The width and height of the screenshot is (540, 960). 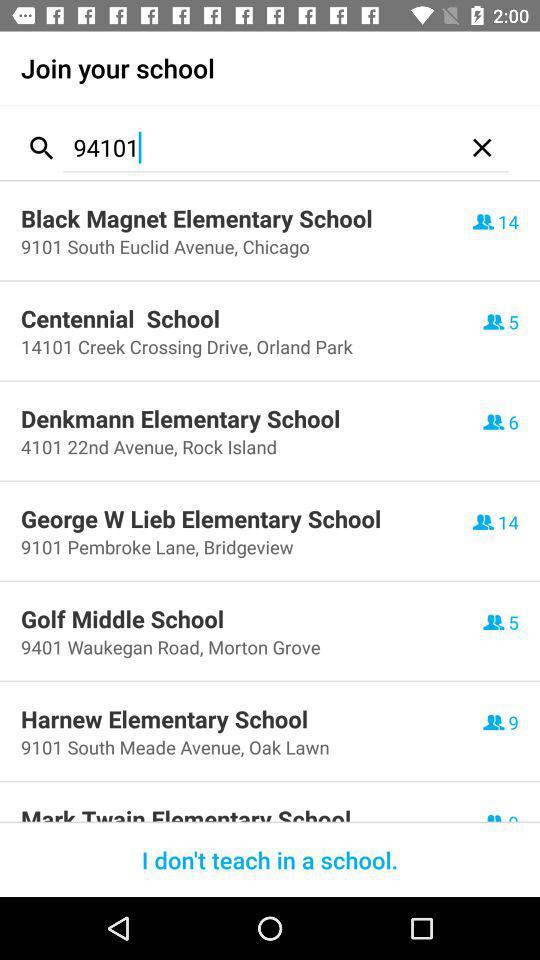 What do you see at coordinates (481, 146) in the screenshot?
I see `item next to 94101 icon` at bounding box center [481, 146].